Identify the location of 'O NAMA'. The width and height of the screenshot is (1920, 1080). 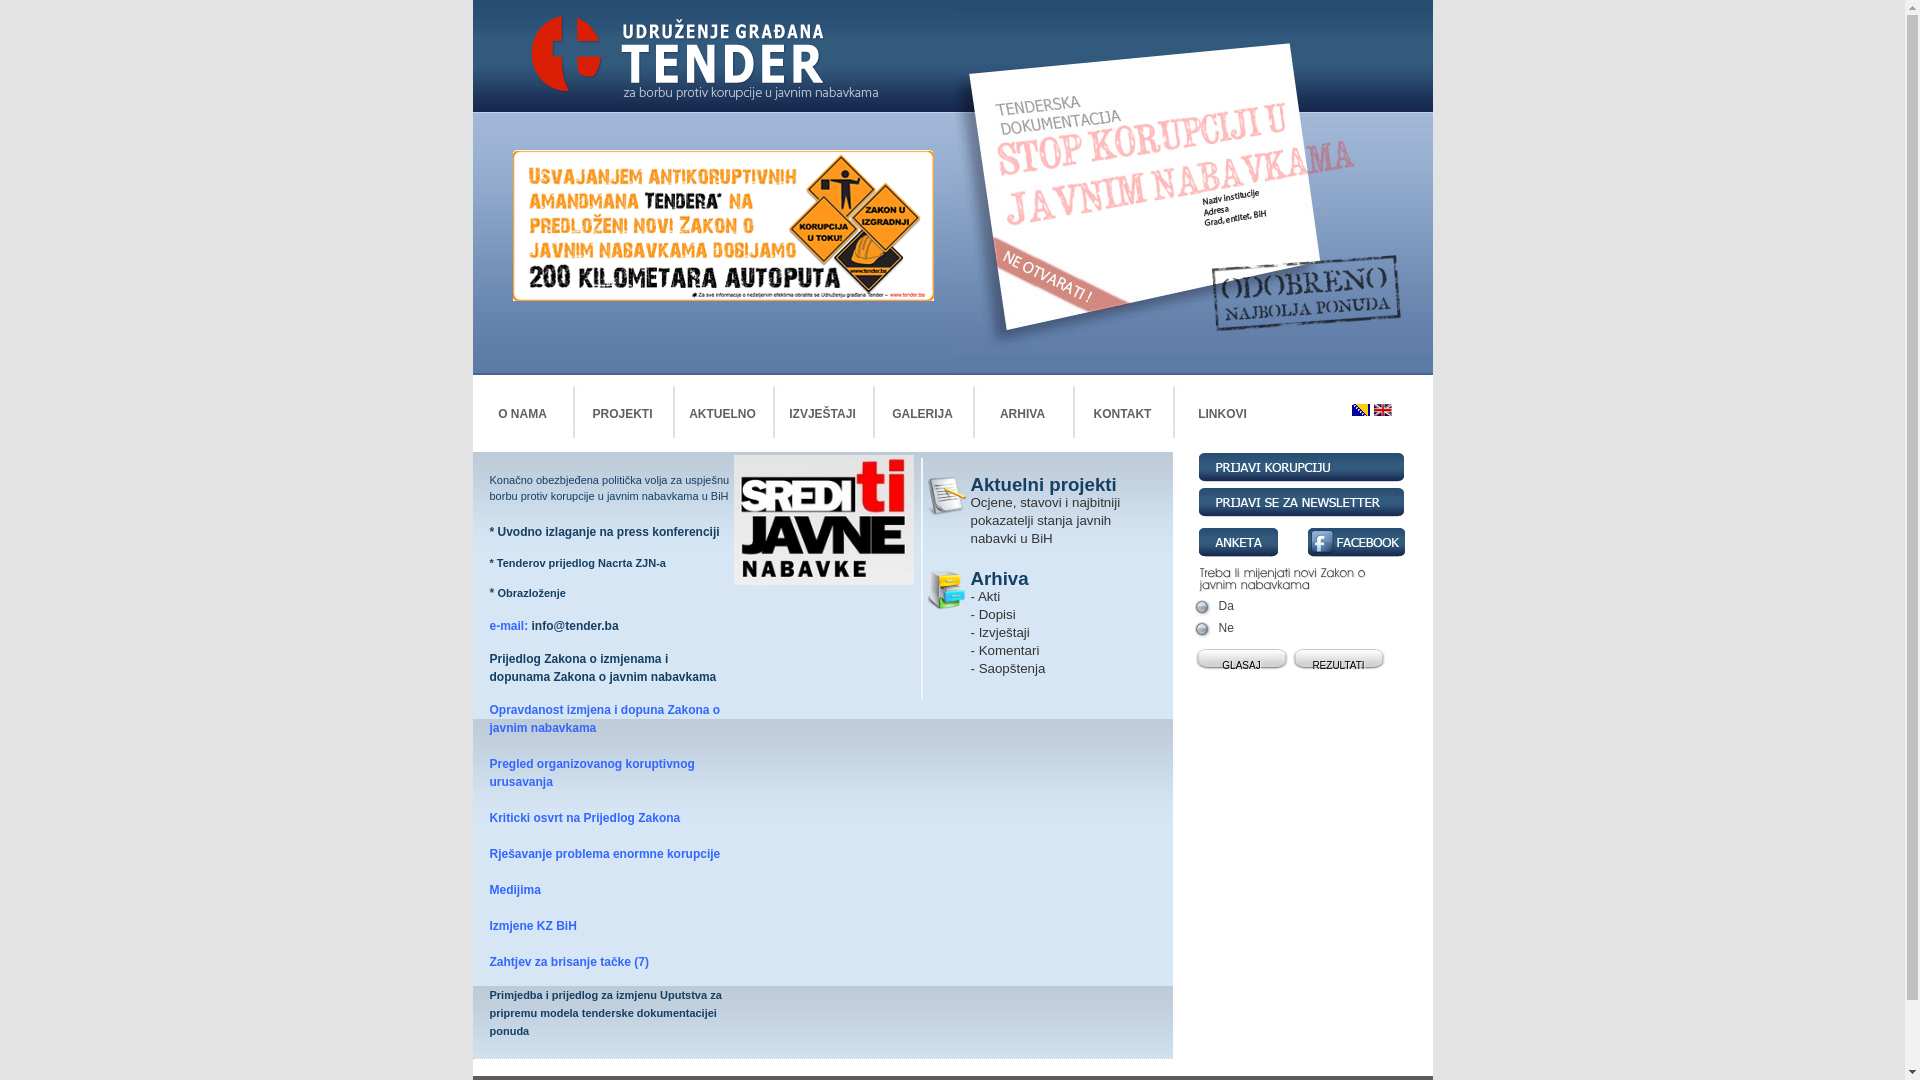
(522, 412).